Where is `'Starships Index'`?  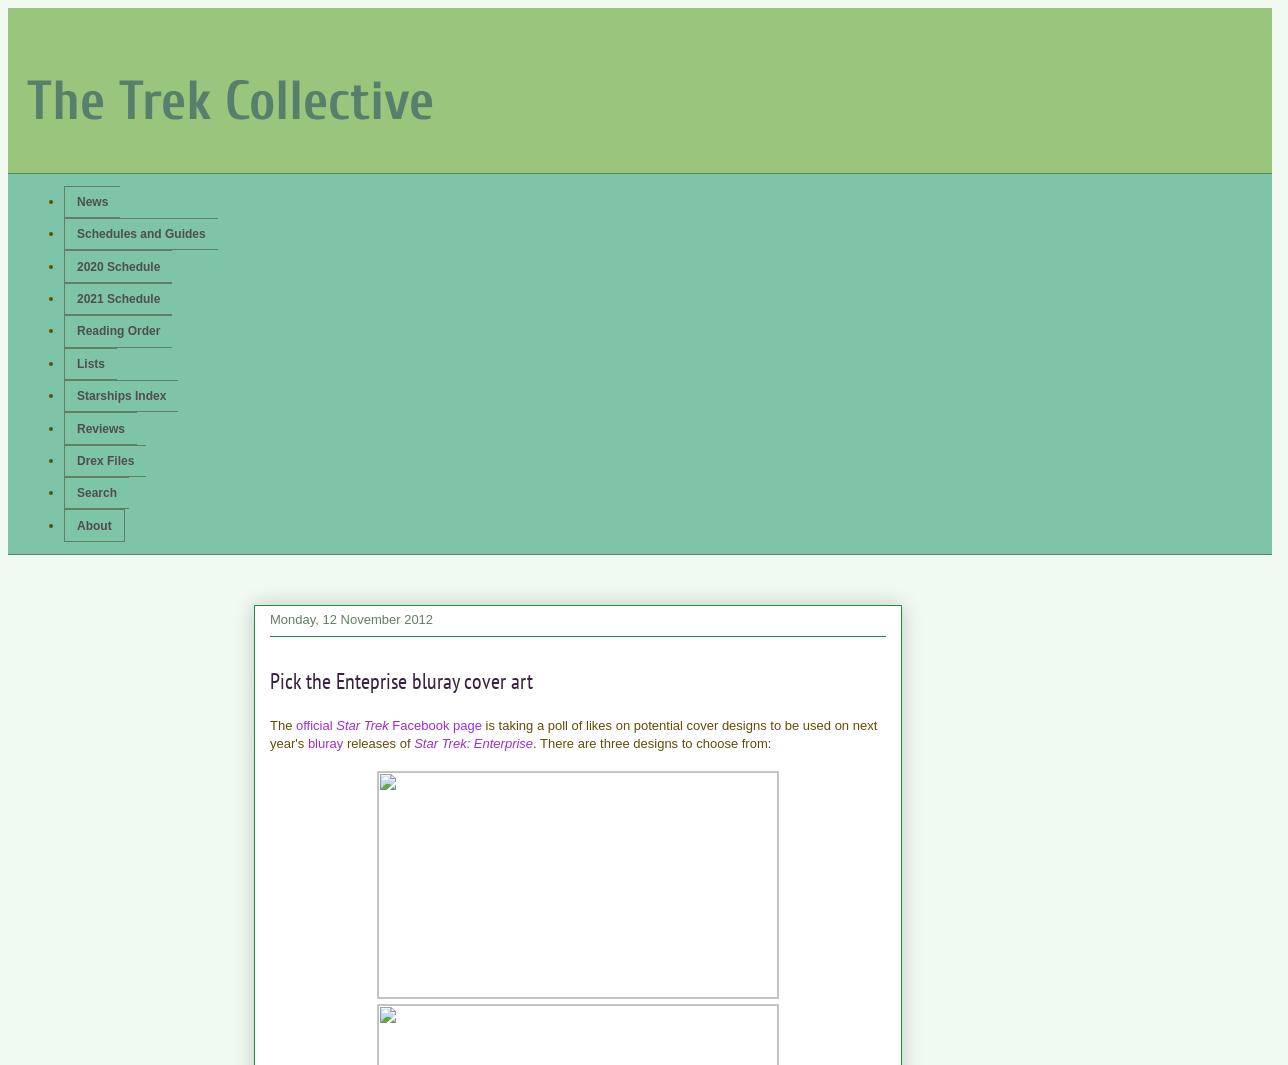
'Starships Index' is located at coordinates (77, 394).